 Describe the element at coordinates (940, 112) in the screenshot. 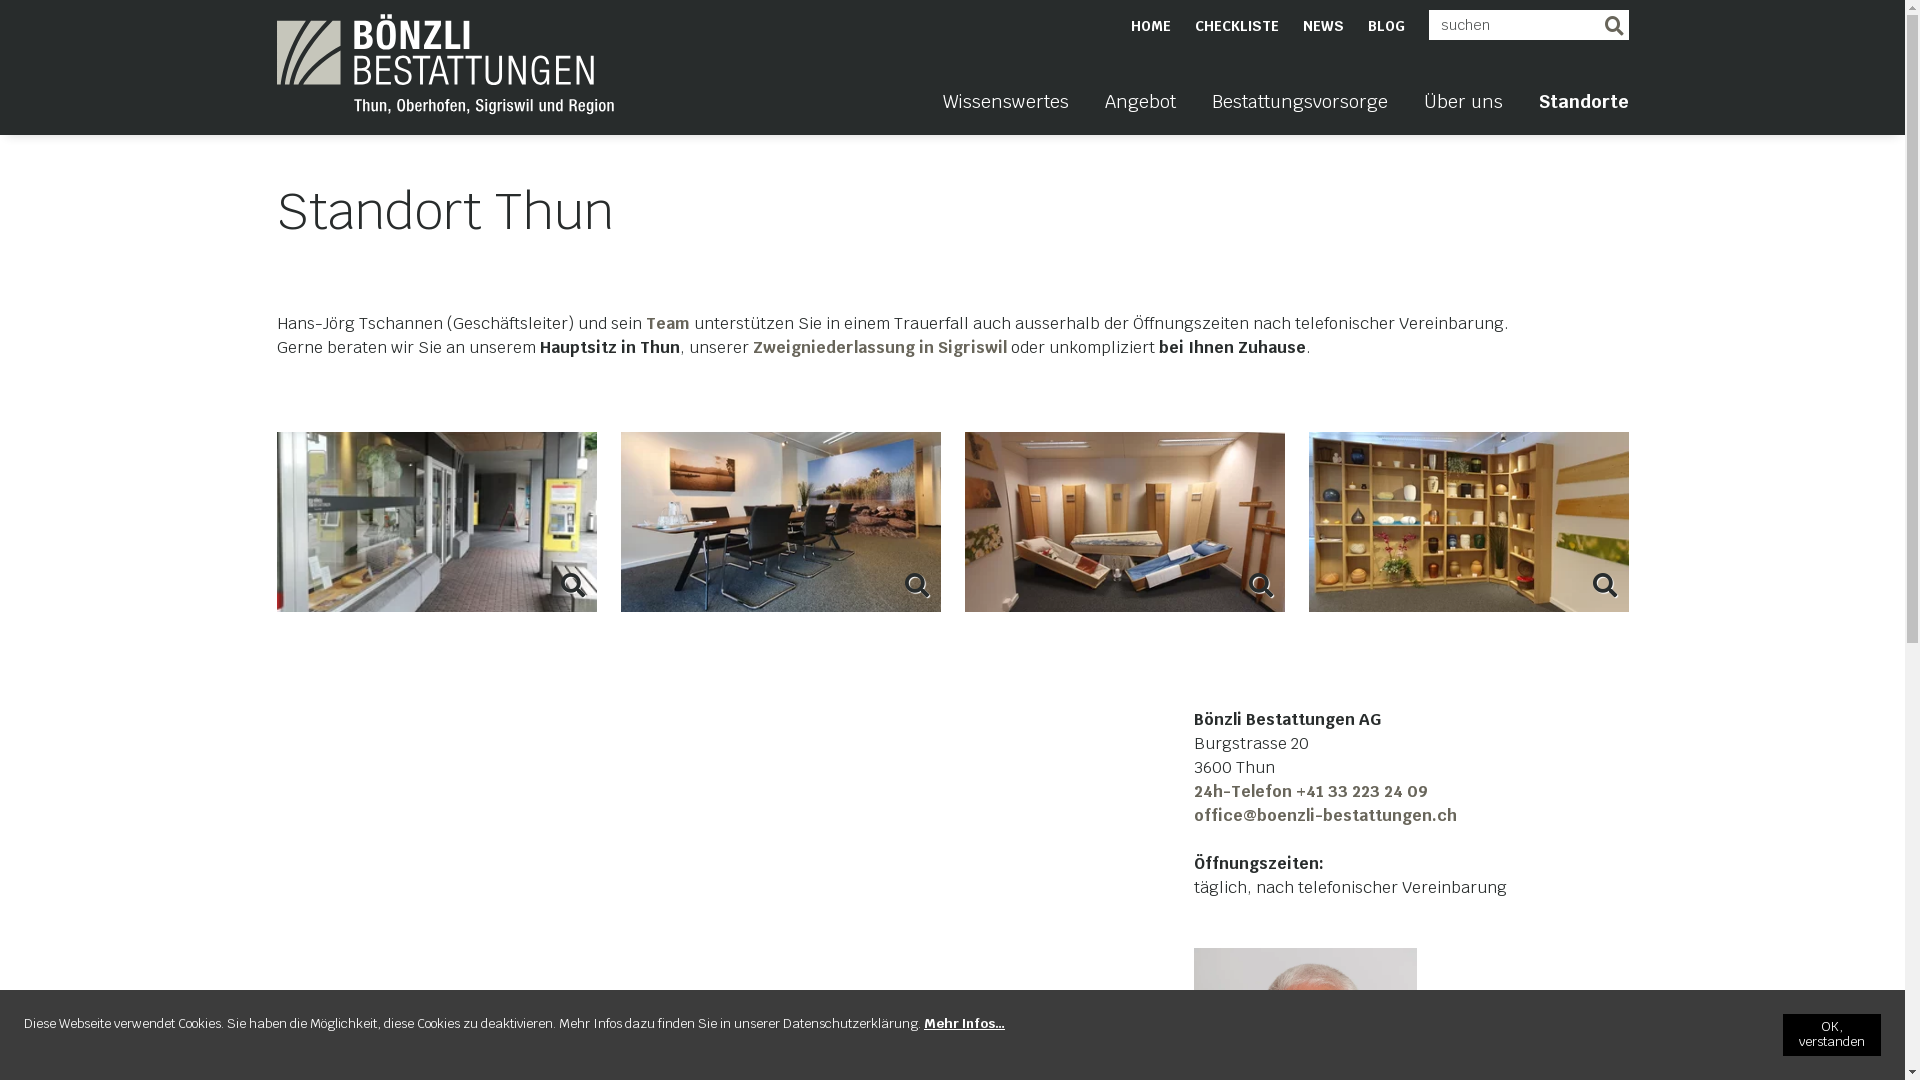

I see `'Wissenswertes'` at that location.